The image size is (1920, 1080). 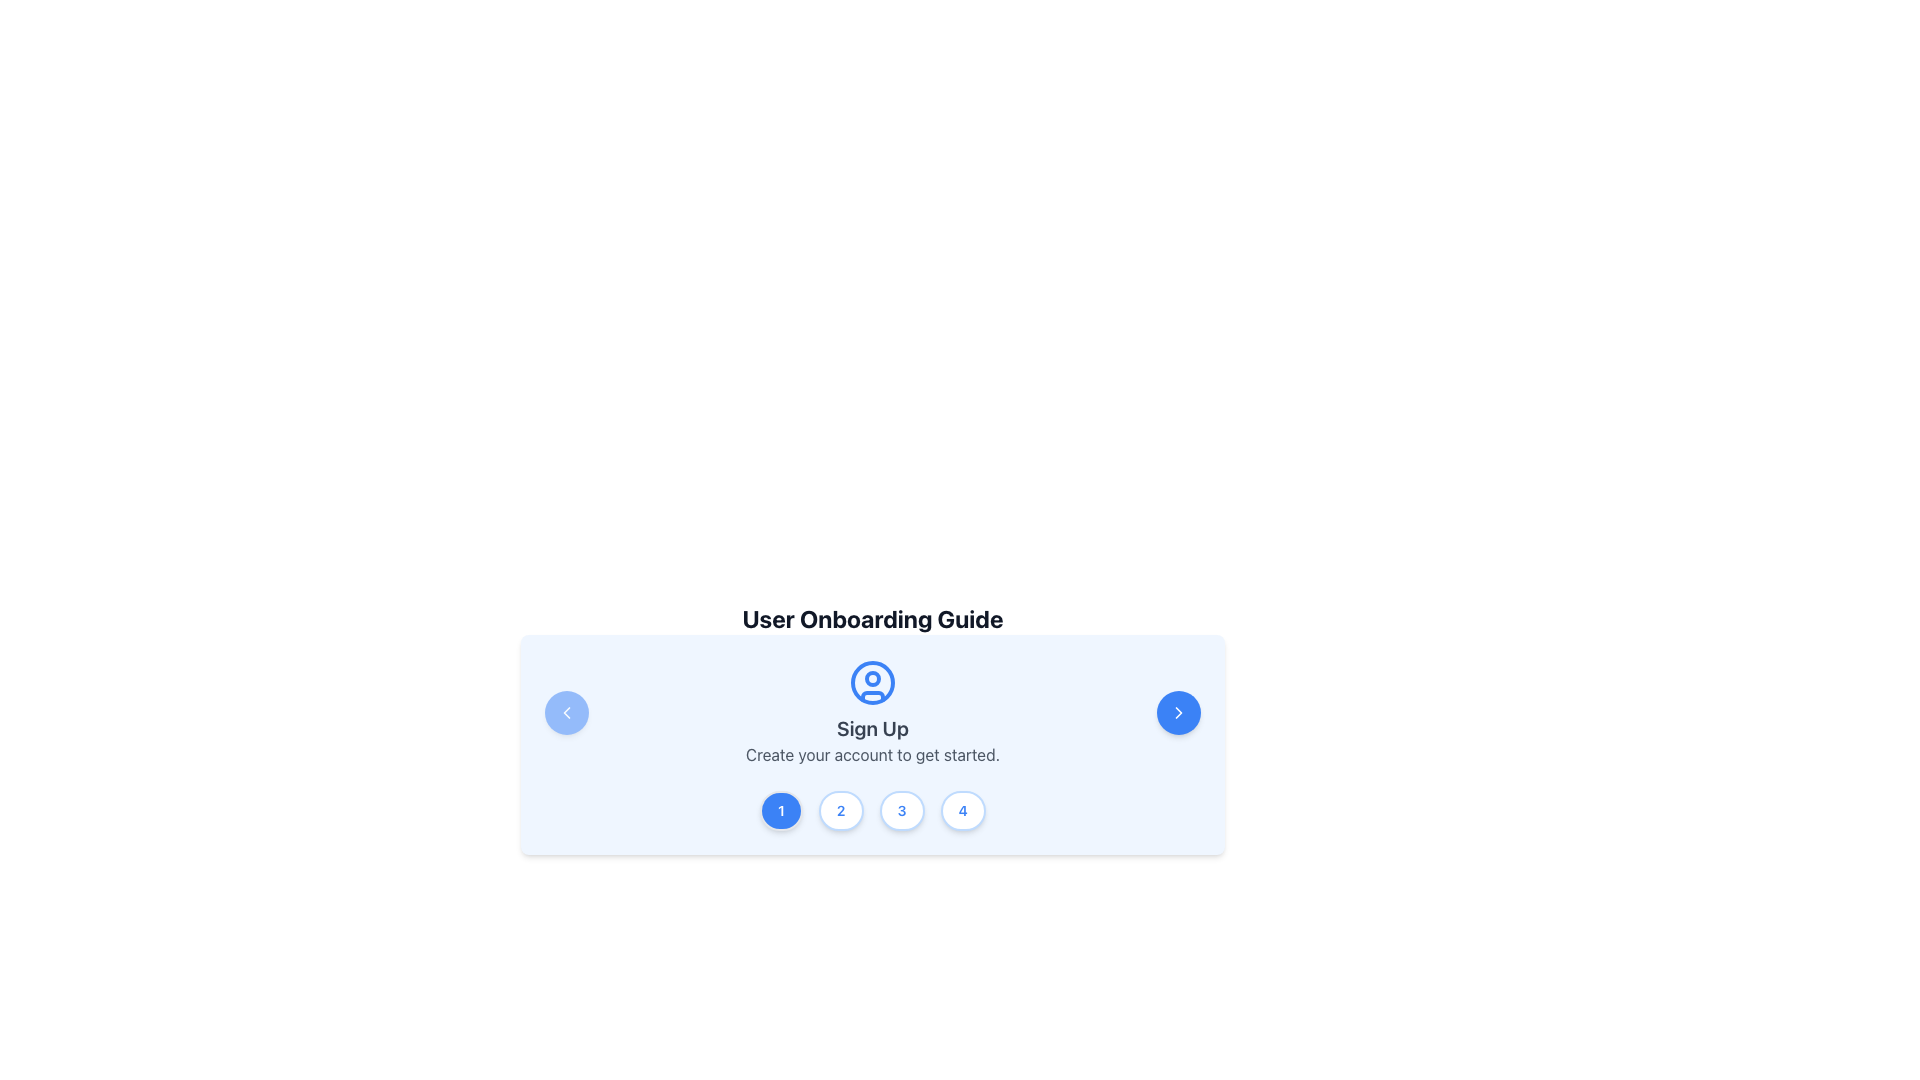 I want to click on the circular button with a bright blue background and a white chevron pointing right at its center, so click(x=1179, y=712).